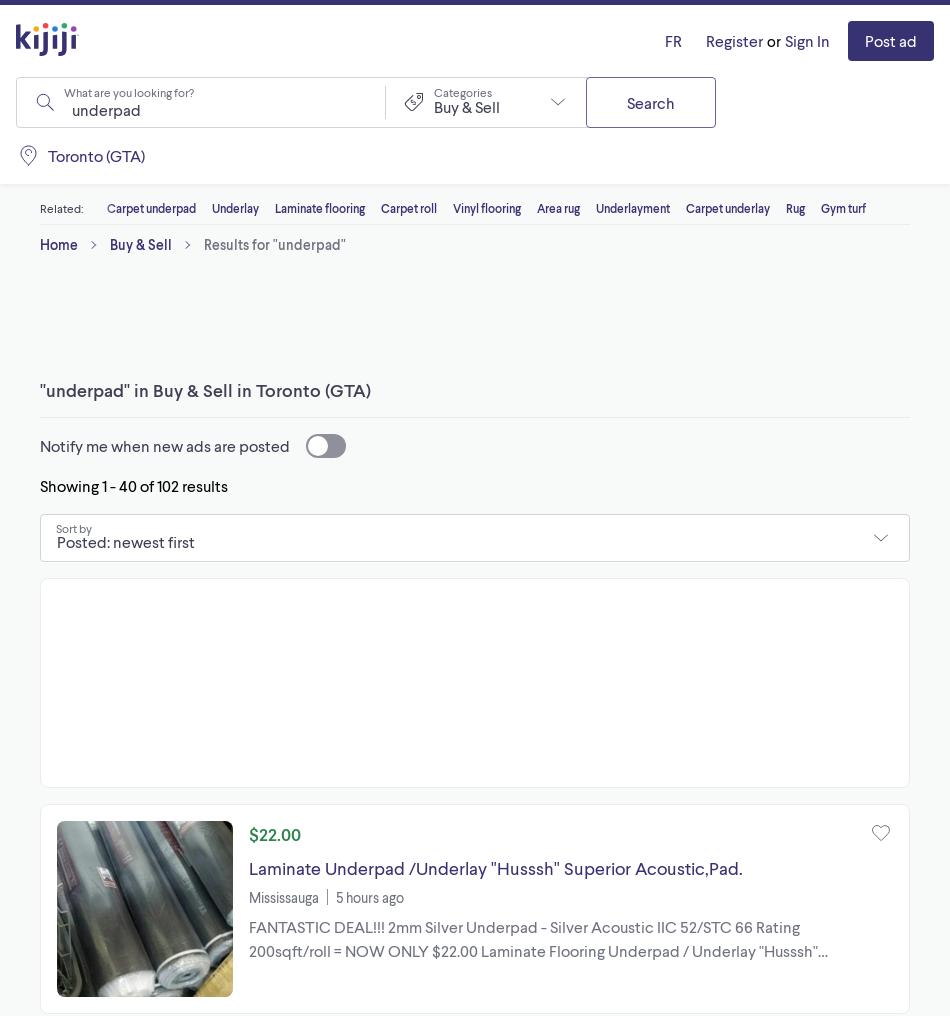  What do you see at coordinates (203, 244) in the screenshot?
I see `'Results for "underpad"'` at bounding box center [203, 244].